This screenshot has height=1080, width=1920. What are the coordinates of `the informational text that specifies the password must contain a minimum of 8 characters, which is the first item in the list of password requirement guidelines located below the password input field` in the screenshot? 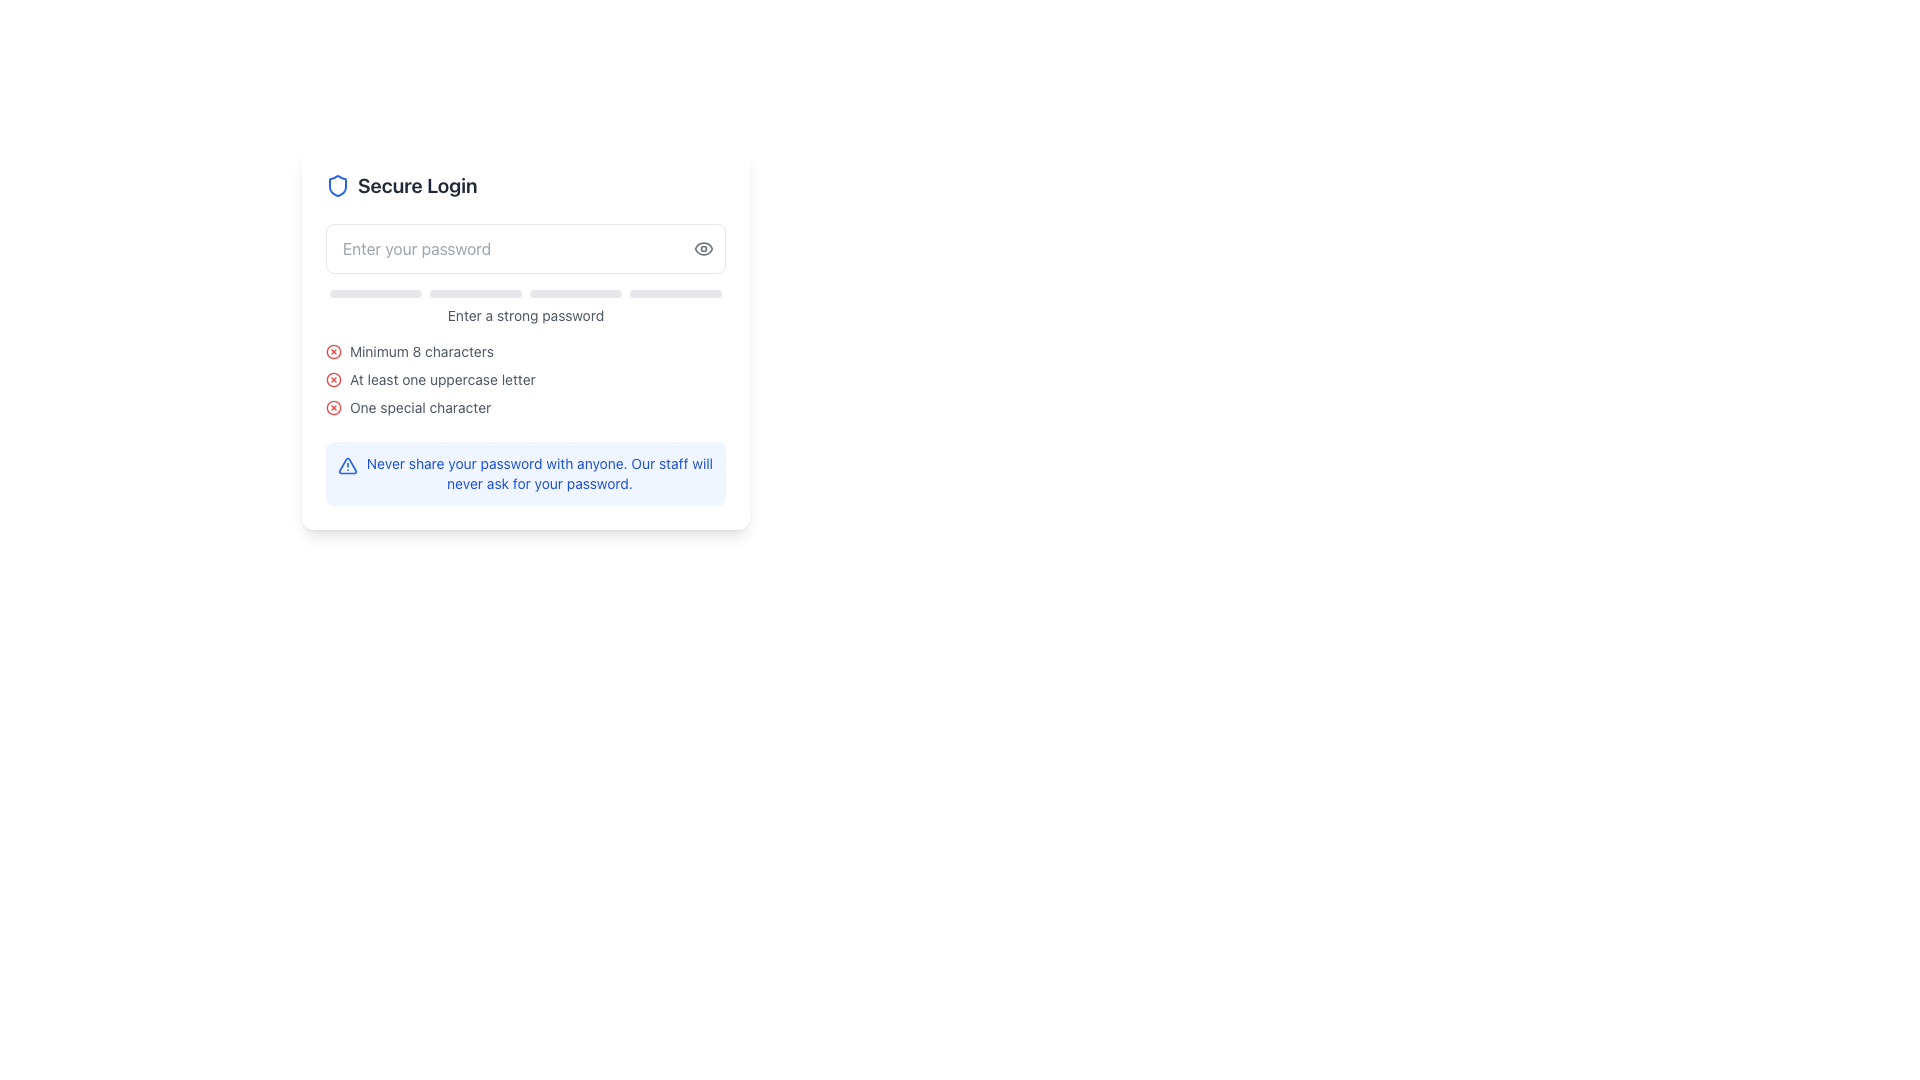 It's located at (421, 350).